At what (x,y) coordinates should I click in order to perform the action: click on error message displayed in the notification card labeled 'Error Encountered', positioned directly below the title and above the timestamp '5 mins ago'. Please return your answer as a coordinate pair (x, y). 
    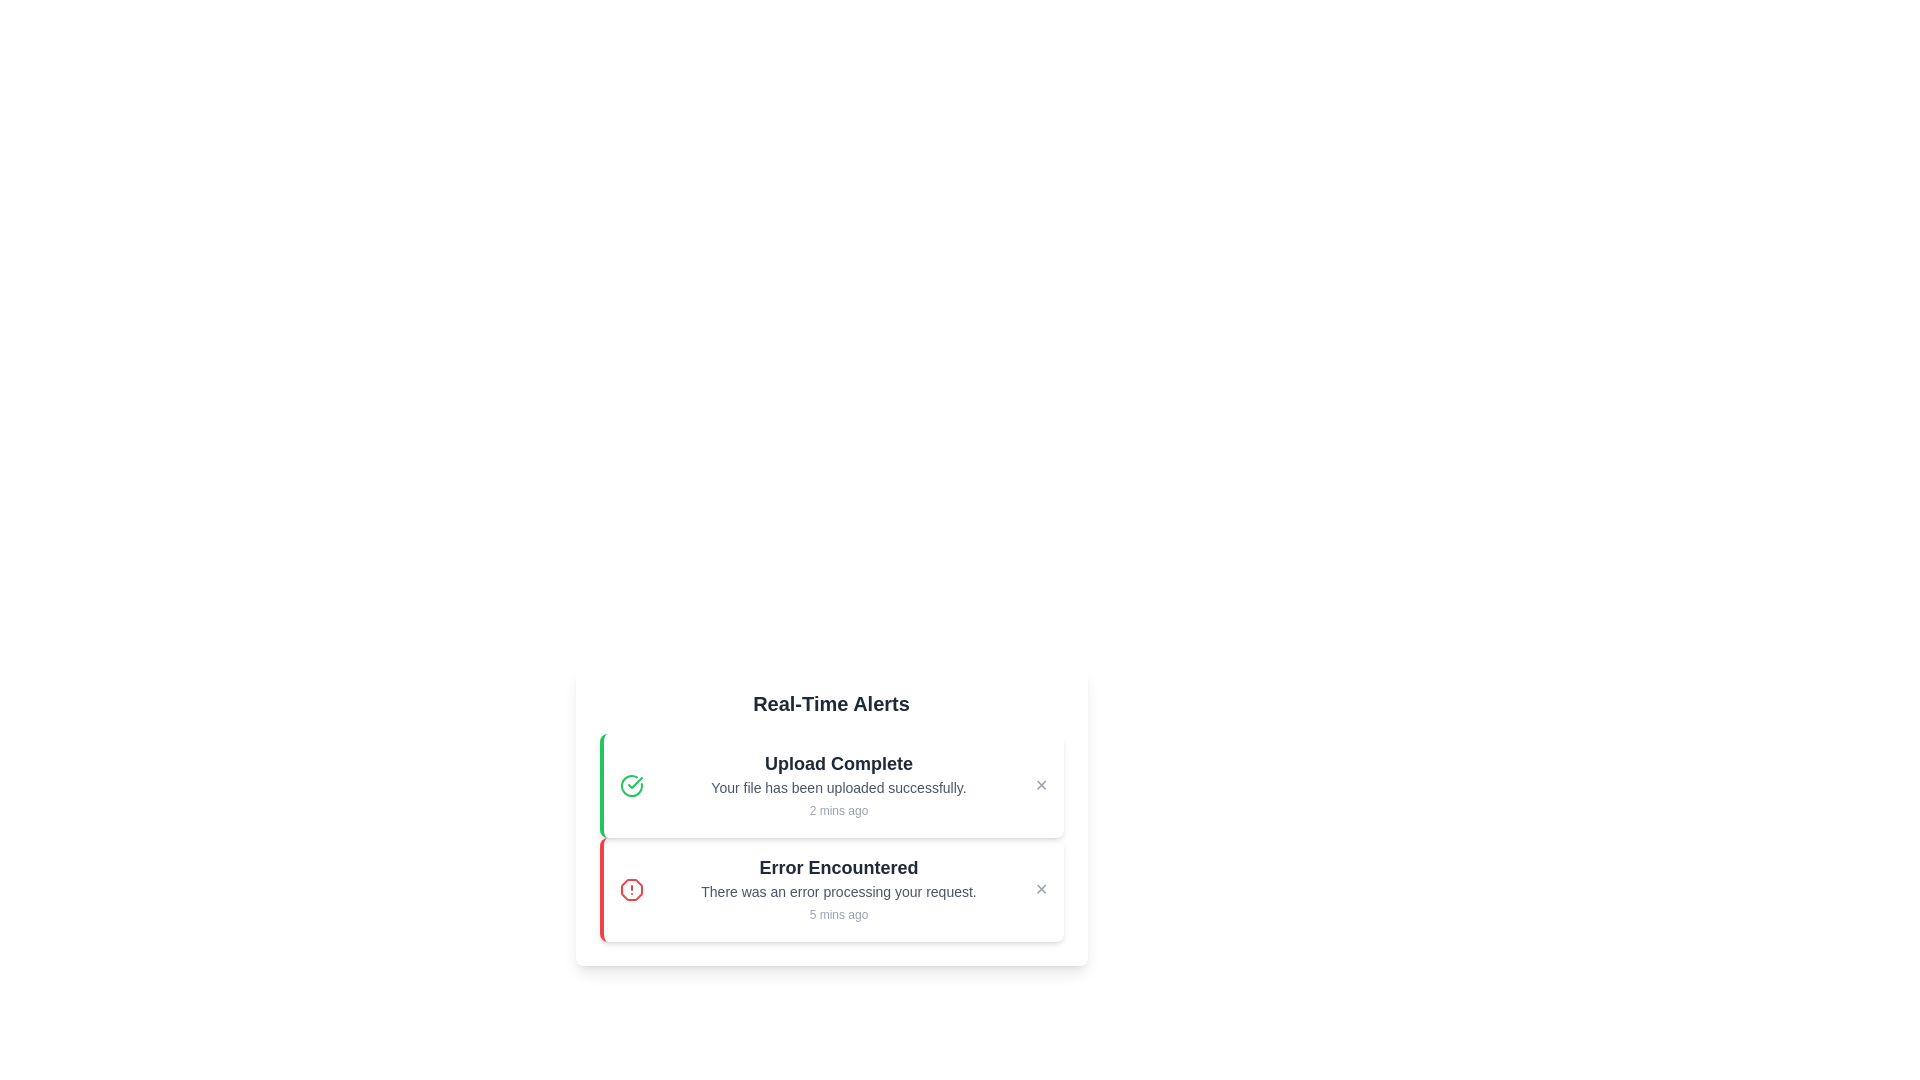
    Looking at the image, I should click on (839, 890).